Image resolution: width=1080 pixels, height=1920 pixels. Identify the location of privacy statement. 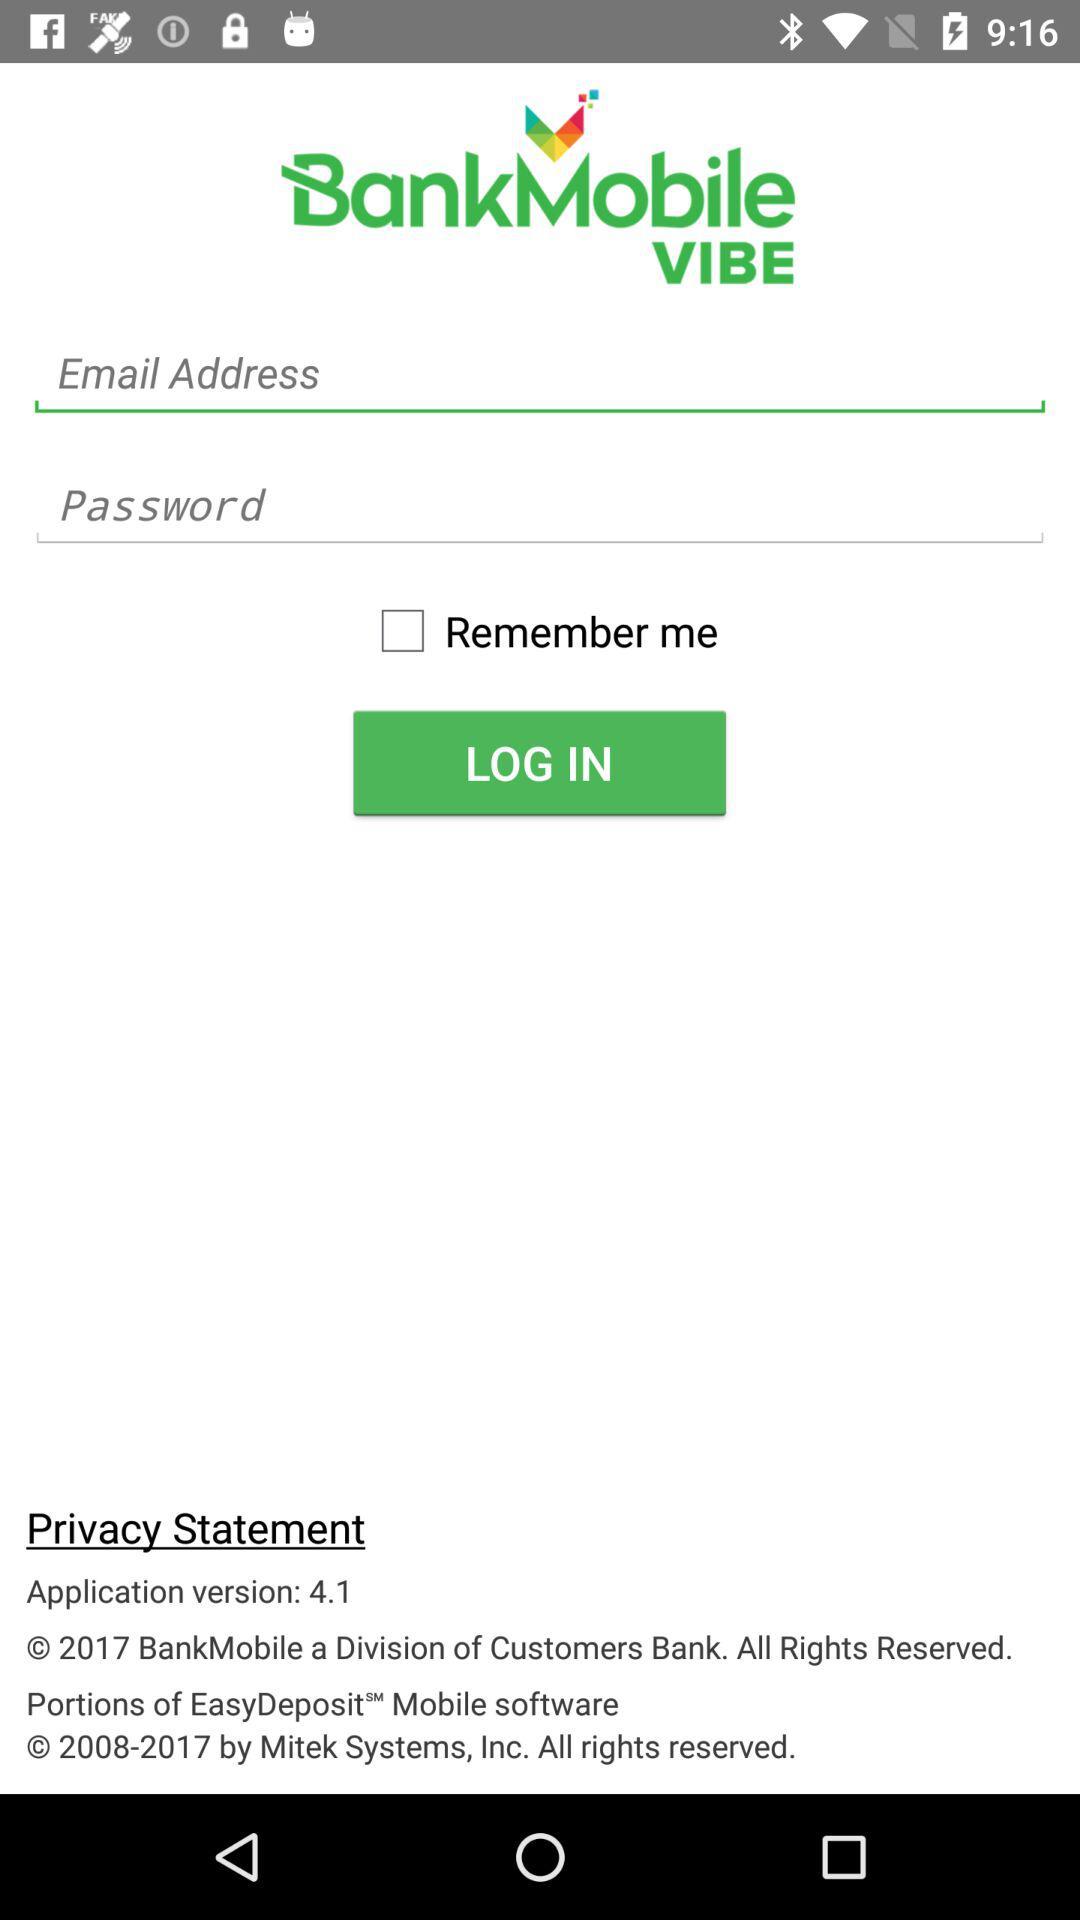
(195, 1525).